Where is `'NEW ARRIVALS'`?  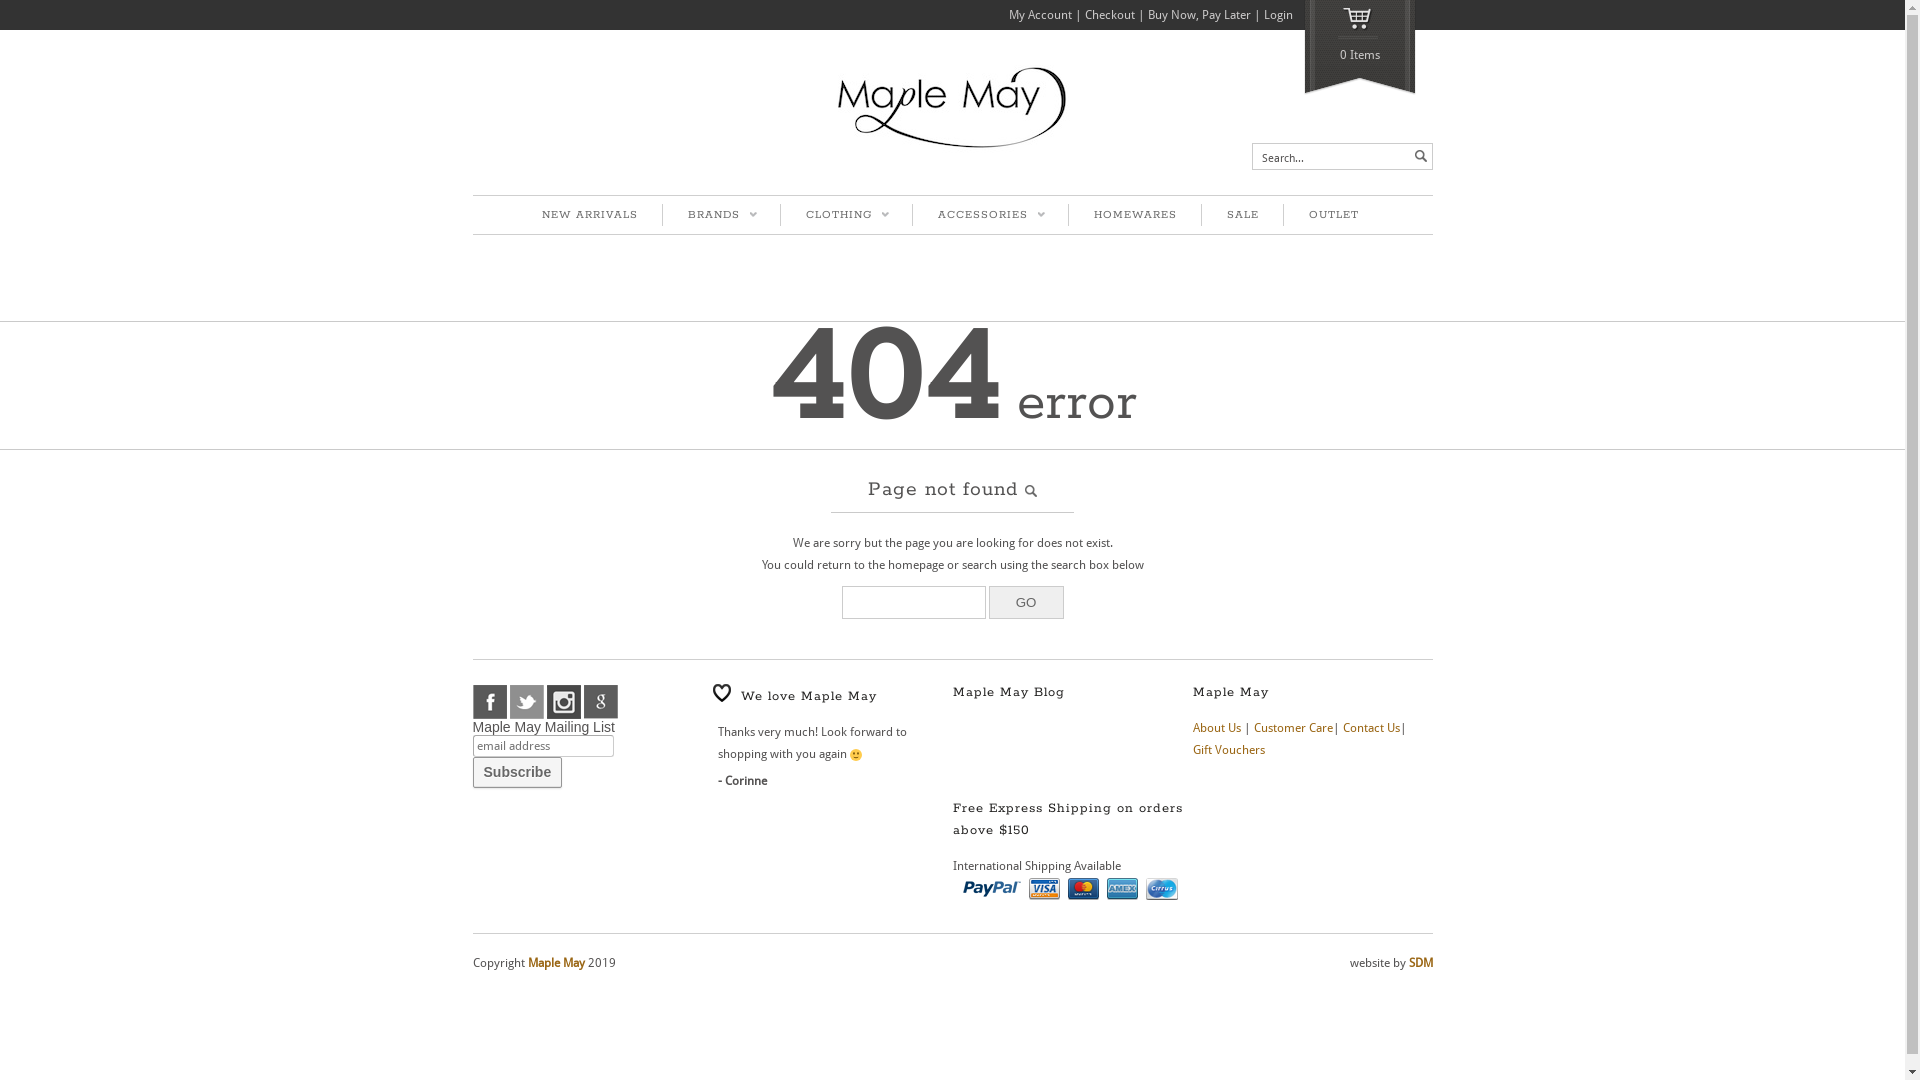 'NEW ARRIVALS' is located at coordinates (589, 215).